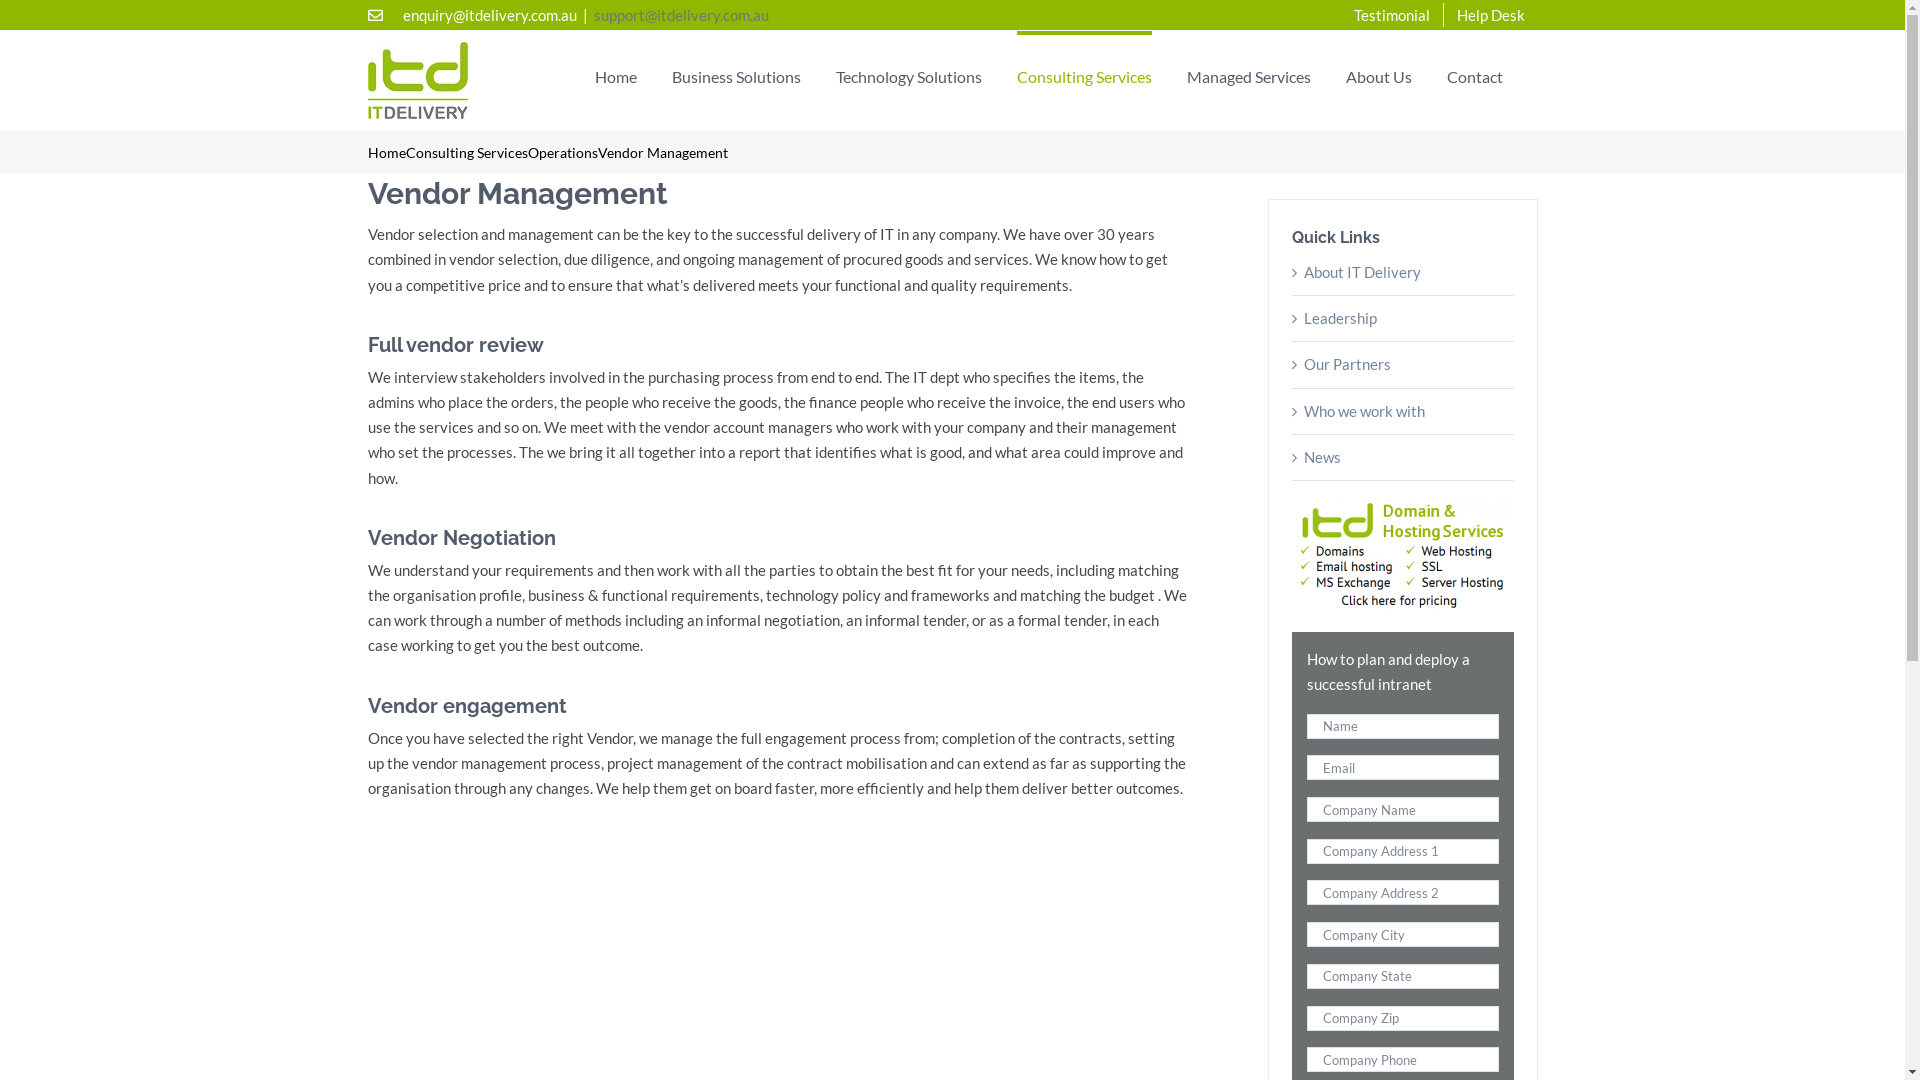  What do you see at coordinates (1491, 15) in the screenshot?
I see `'Help Desk'` at bounding box center [1491, 15].